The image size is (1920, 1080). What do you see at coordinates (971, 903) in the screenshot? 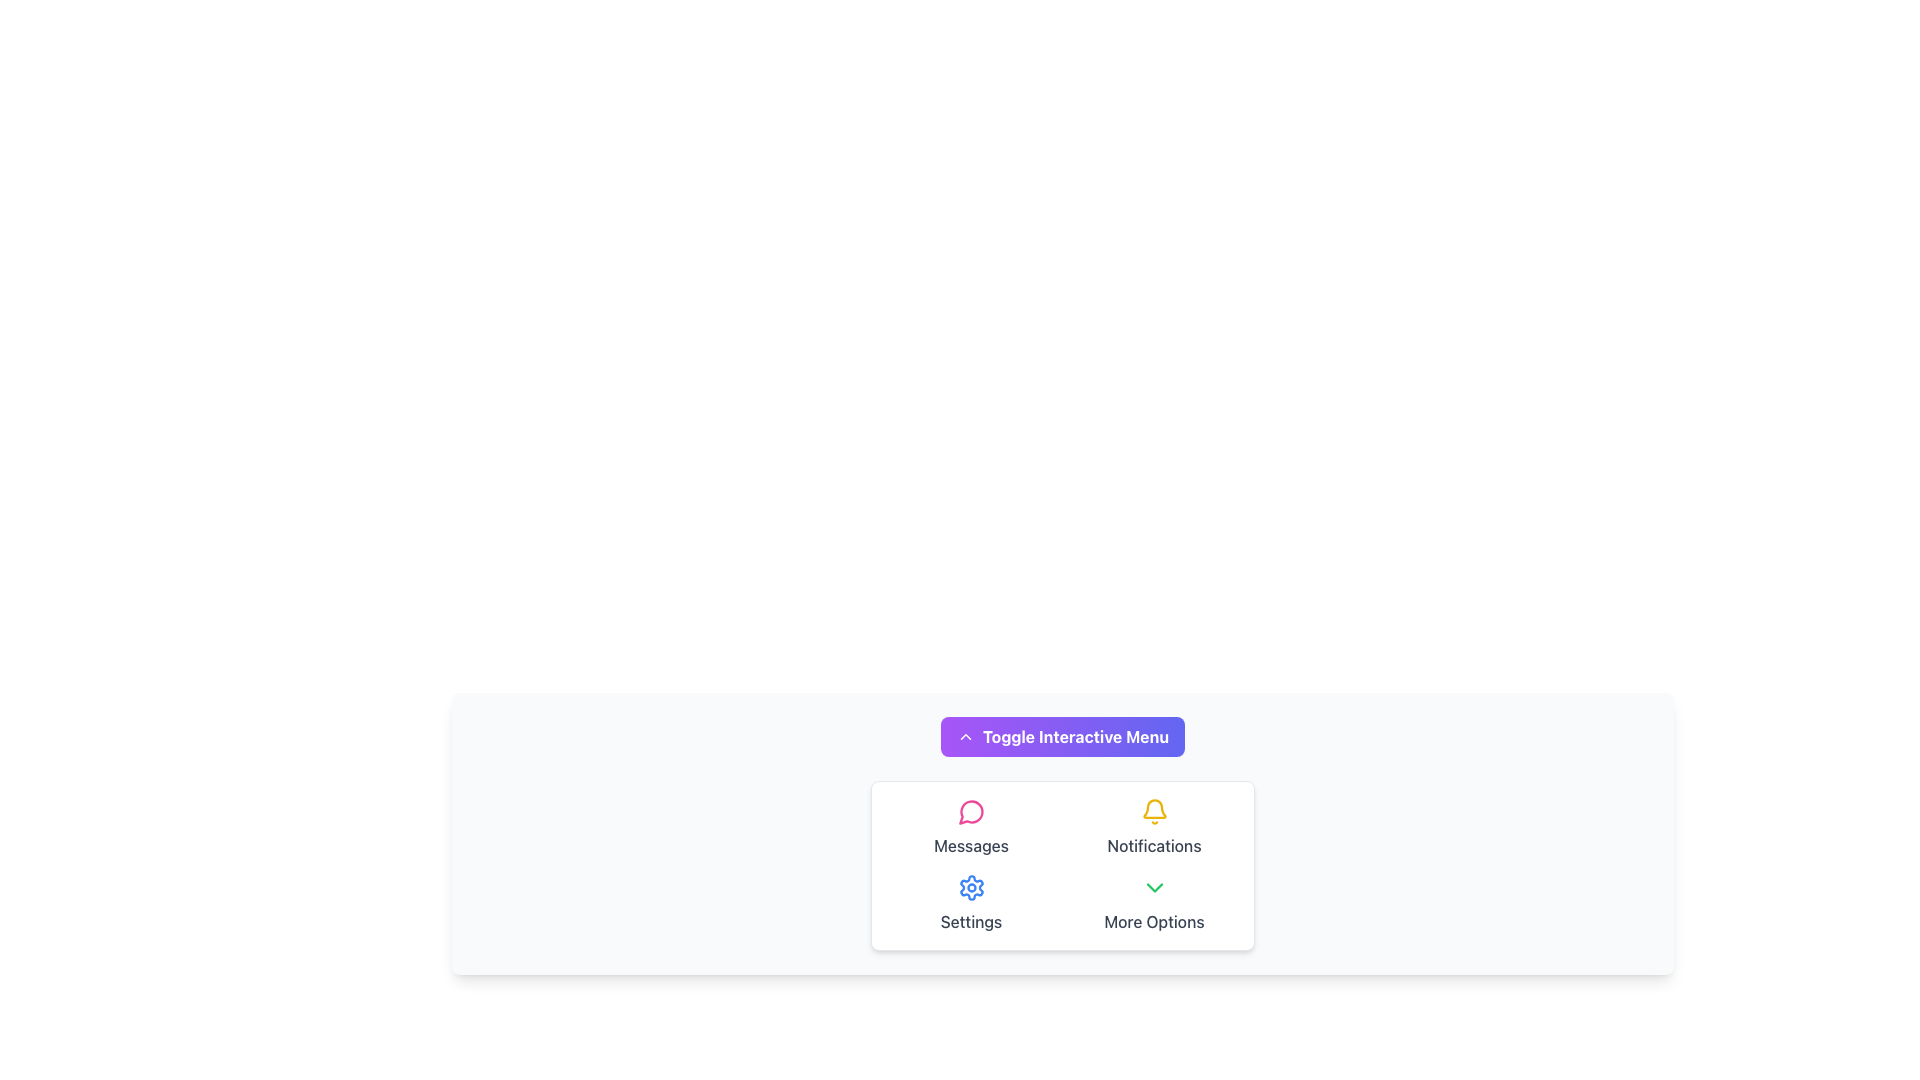
I see `the 'Settings' button, which features a blue gear icon above the label, located in the bottom-left of the grid layout` at bounding box center [971, 903].